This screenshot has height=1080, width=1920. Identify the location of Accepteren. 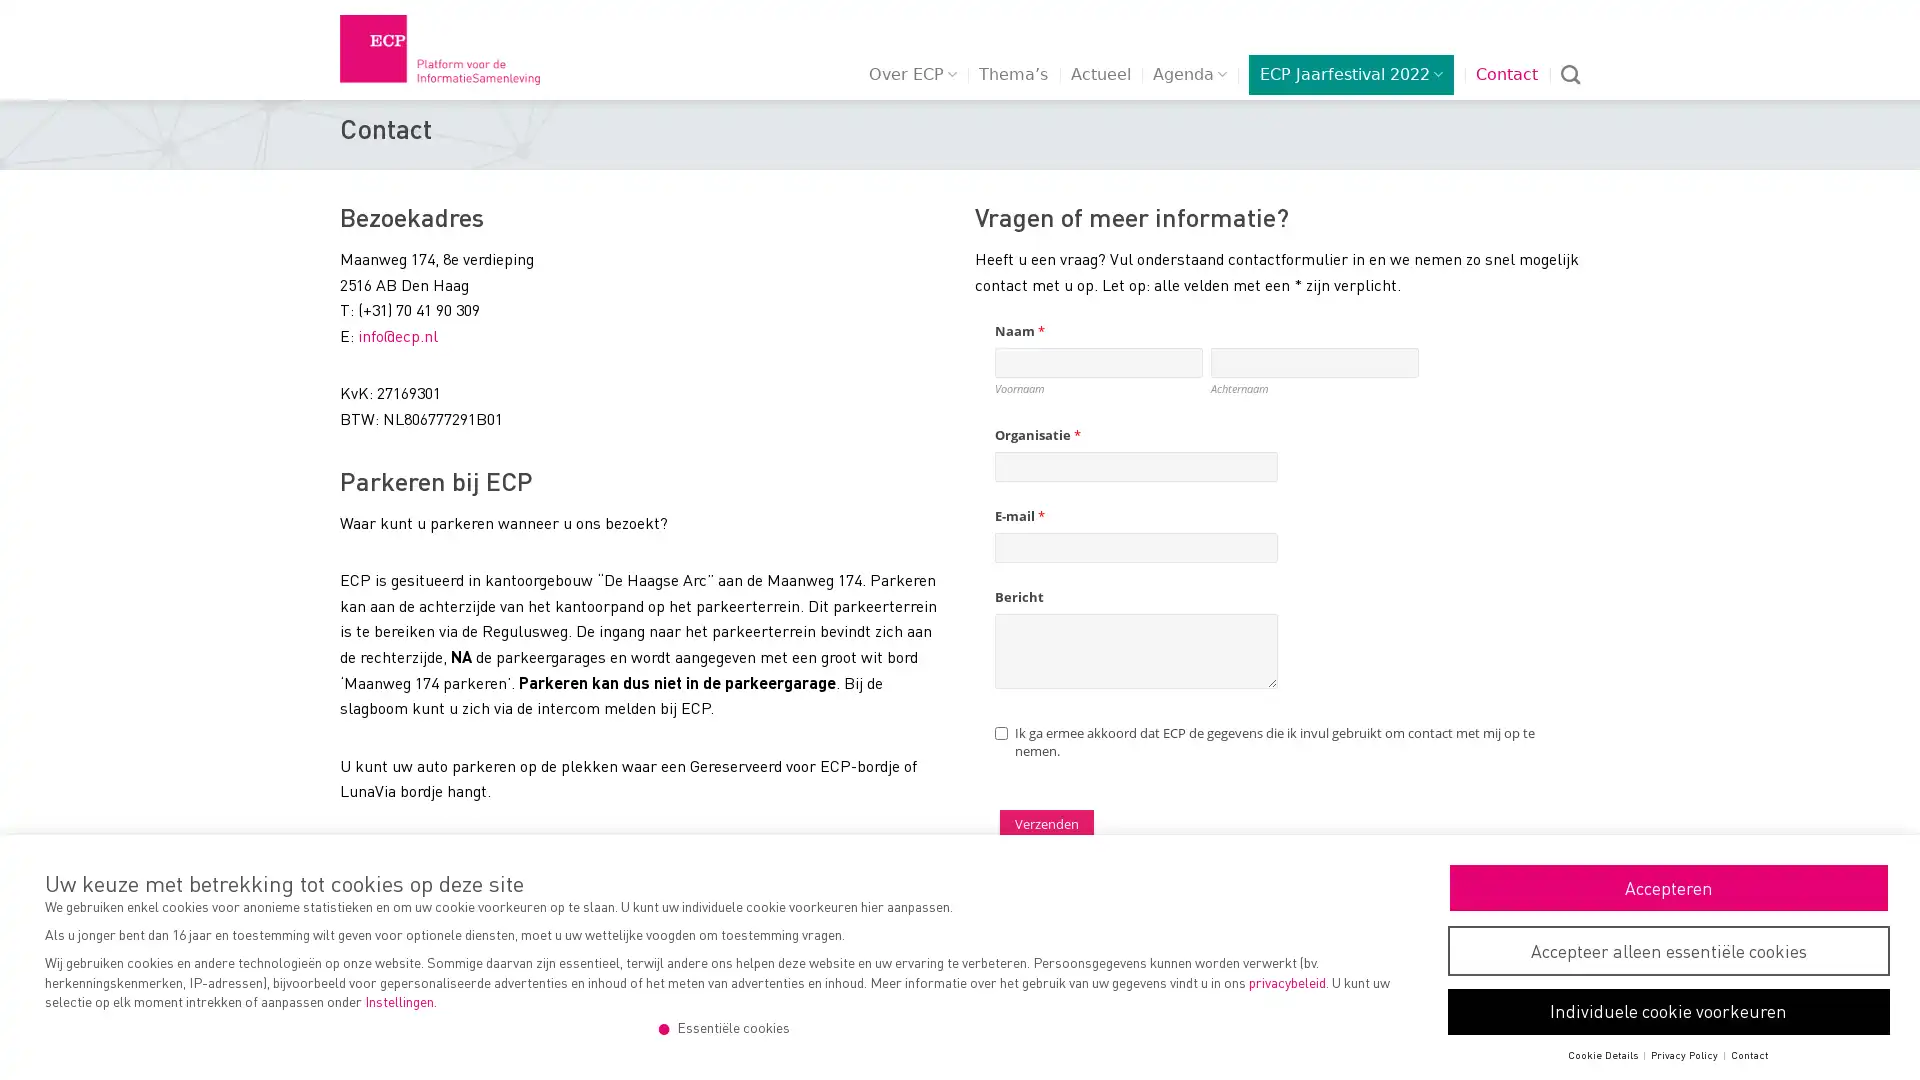
(1668, 886).